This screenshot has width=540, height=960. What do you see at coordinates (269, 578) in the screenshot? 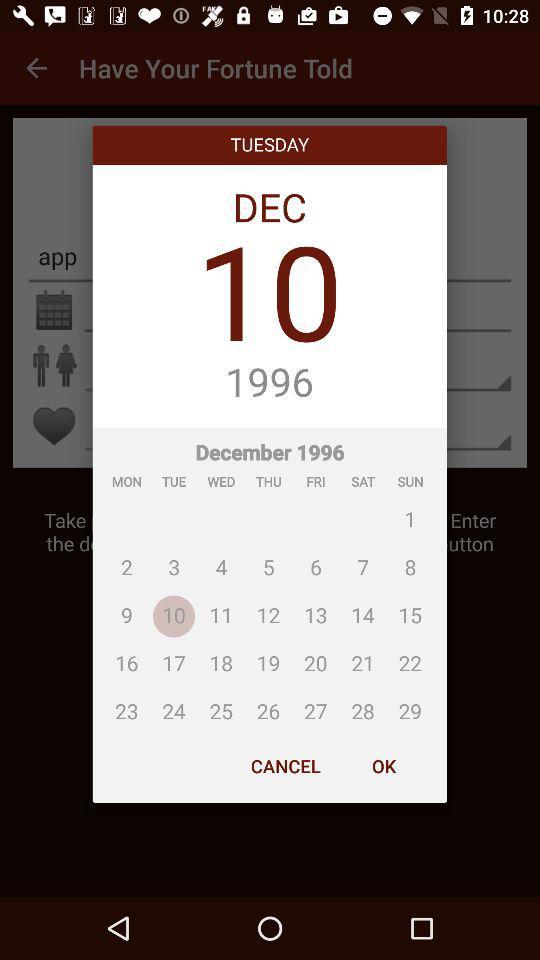
I see `the icon above the cancel` at bounding box center [269, 578].